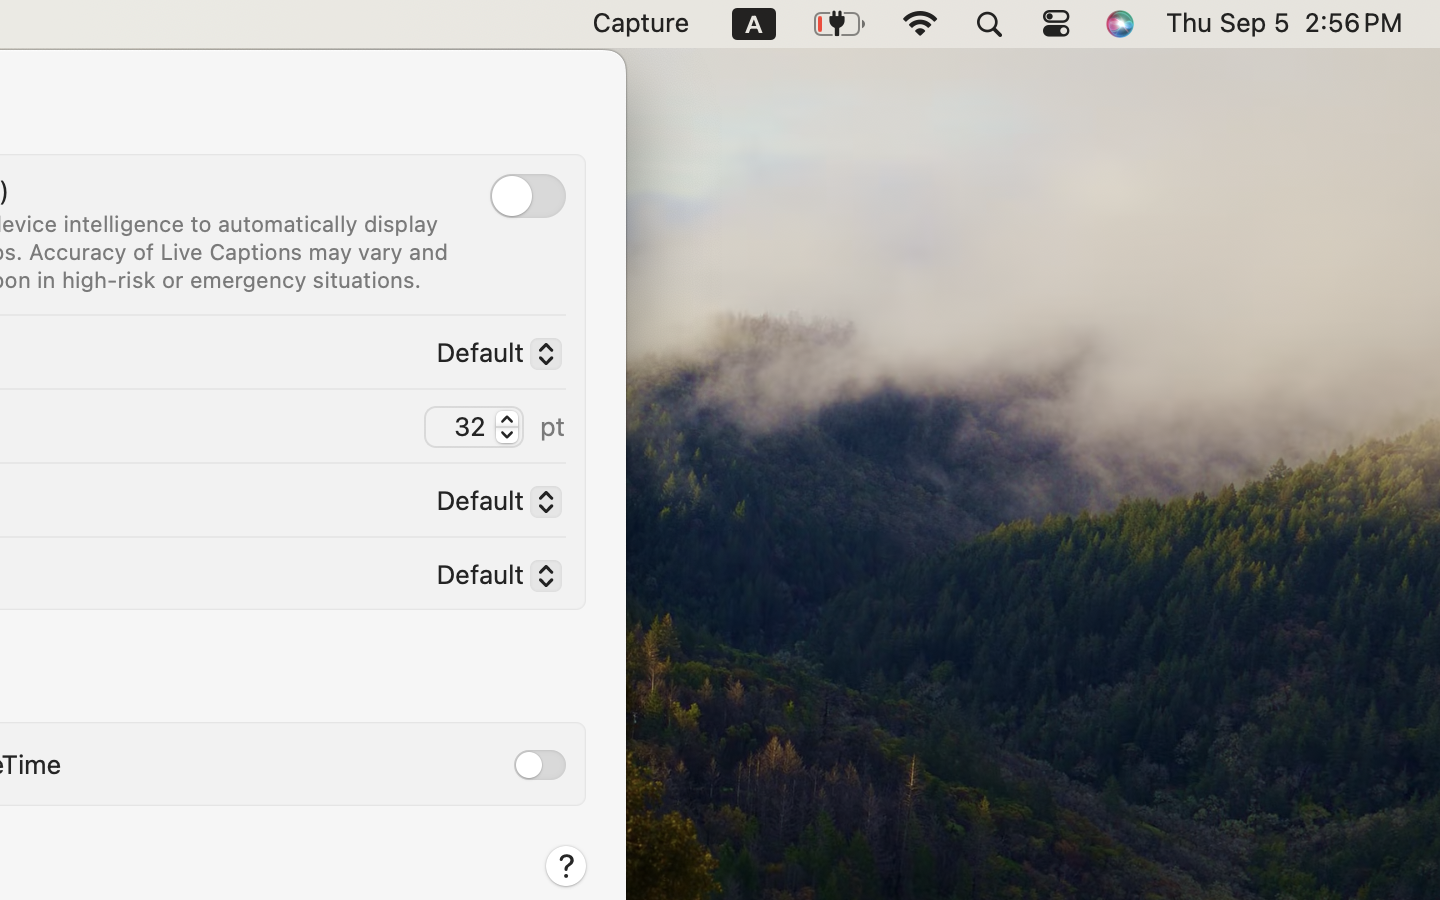 Image resolution: width=1440 pixels, height=900 pixels. What do you see at coordinates (505, 425) in the screenshot?
I see `'32.0'` at bounding box center [505, 425].